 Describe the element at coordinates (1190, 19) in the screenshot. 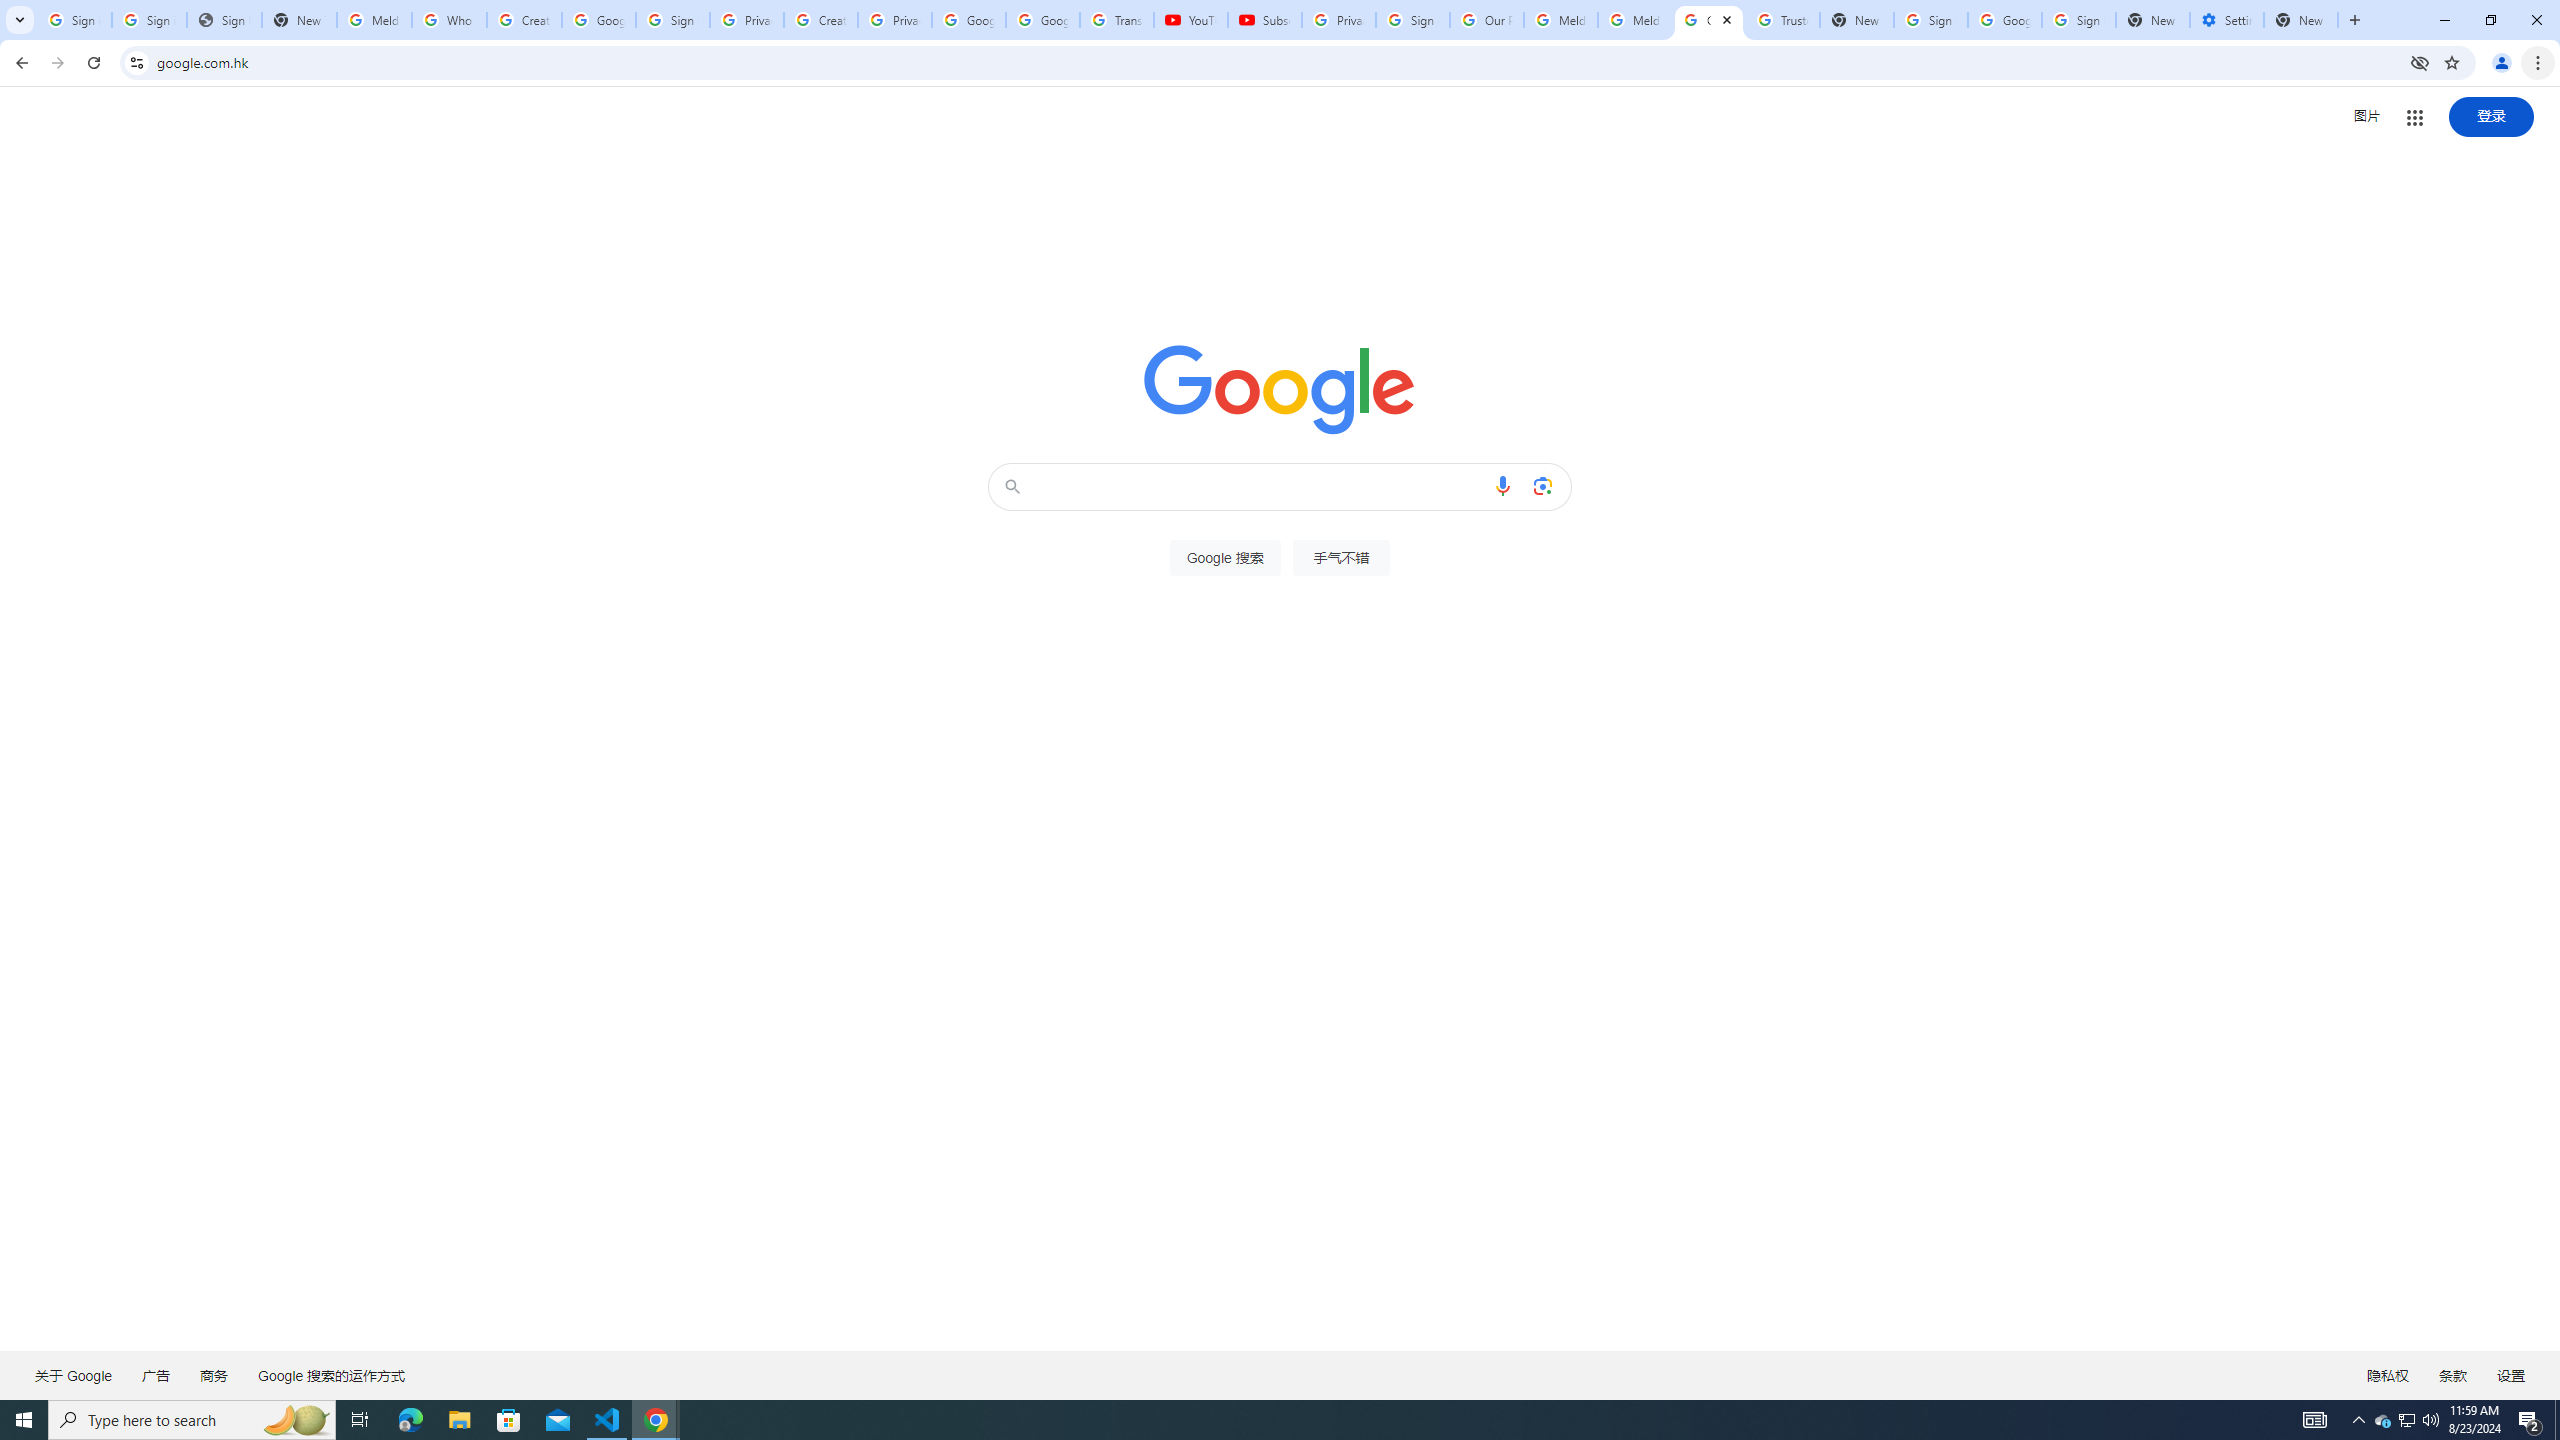

I see `'YouTube'` at that location.